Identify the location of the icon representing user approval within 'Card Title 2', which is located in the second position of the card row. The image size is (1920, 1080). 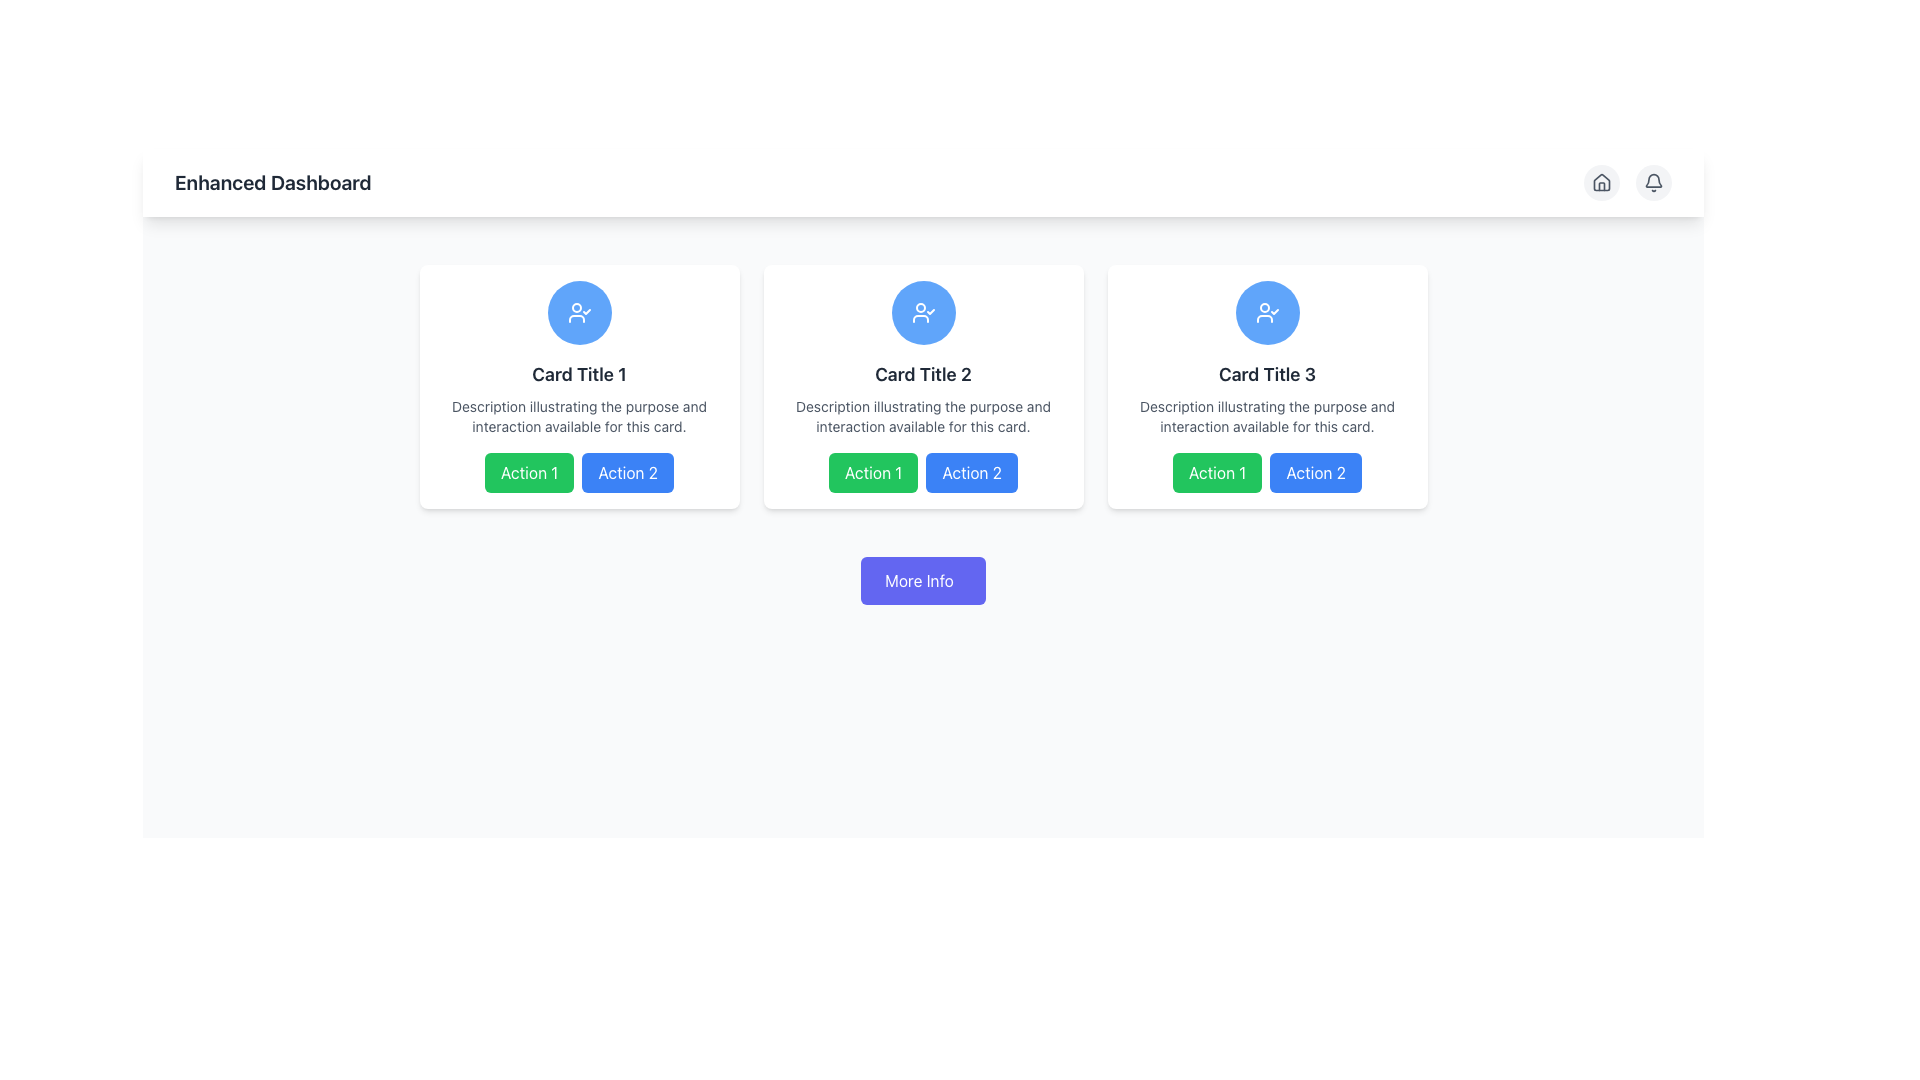
(922, 312).